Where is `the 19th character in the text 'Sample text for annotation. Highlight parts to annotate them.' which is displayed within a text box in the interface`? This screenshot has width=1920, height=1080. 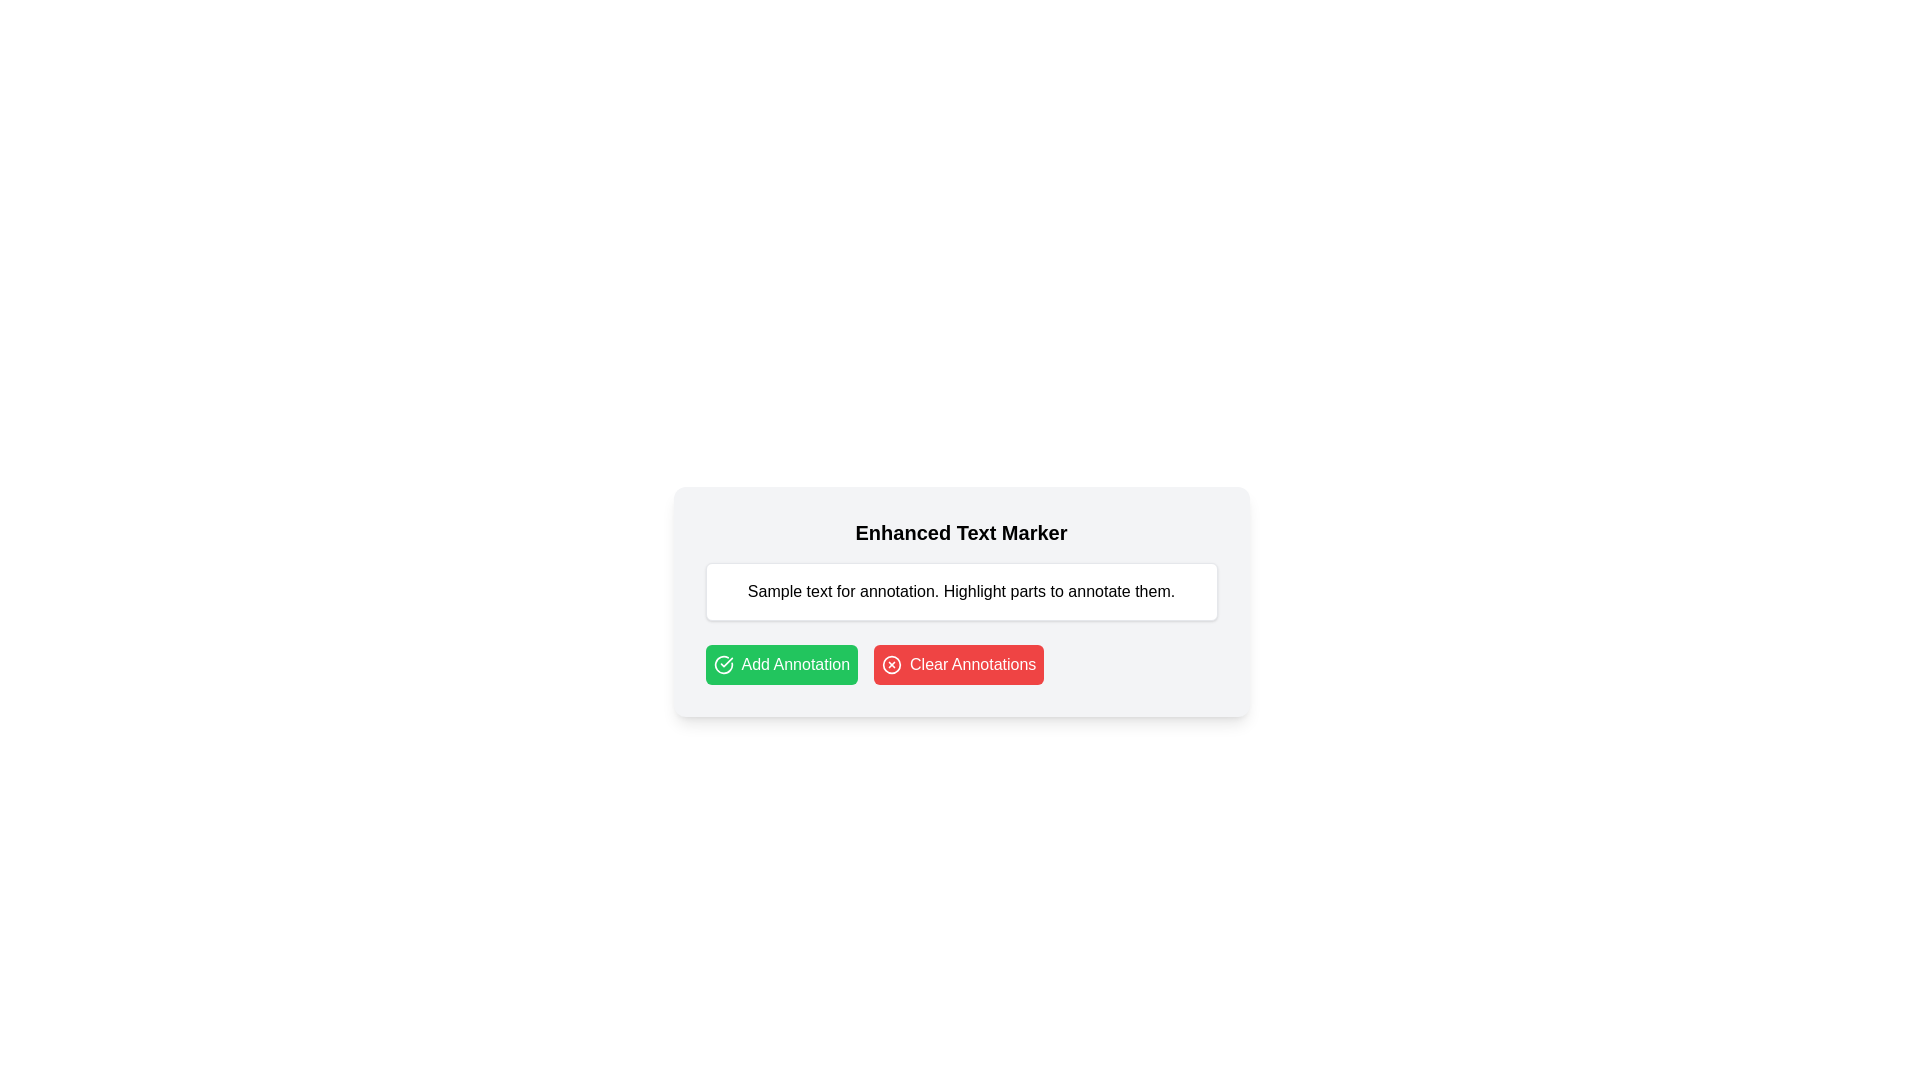
the 19th character in the text 'Sample text for annotation. Highlight parts to annotate them.' which is displayed within a text box in the interface is located at coordinates (881, 590).